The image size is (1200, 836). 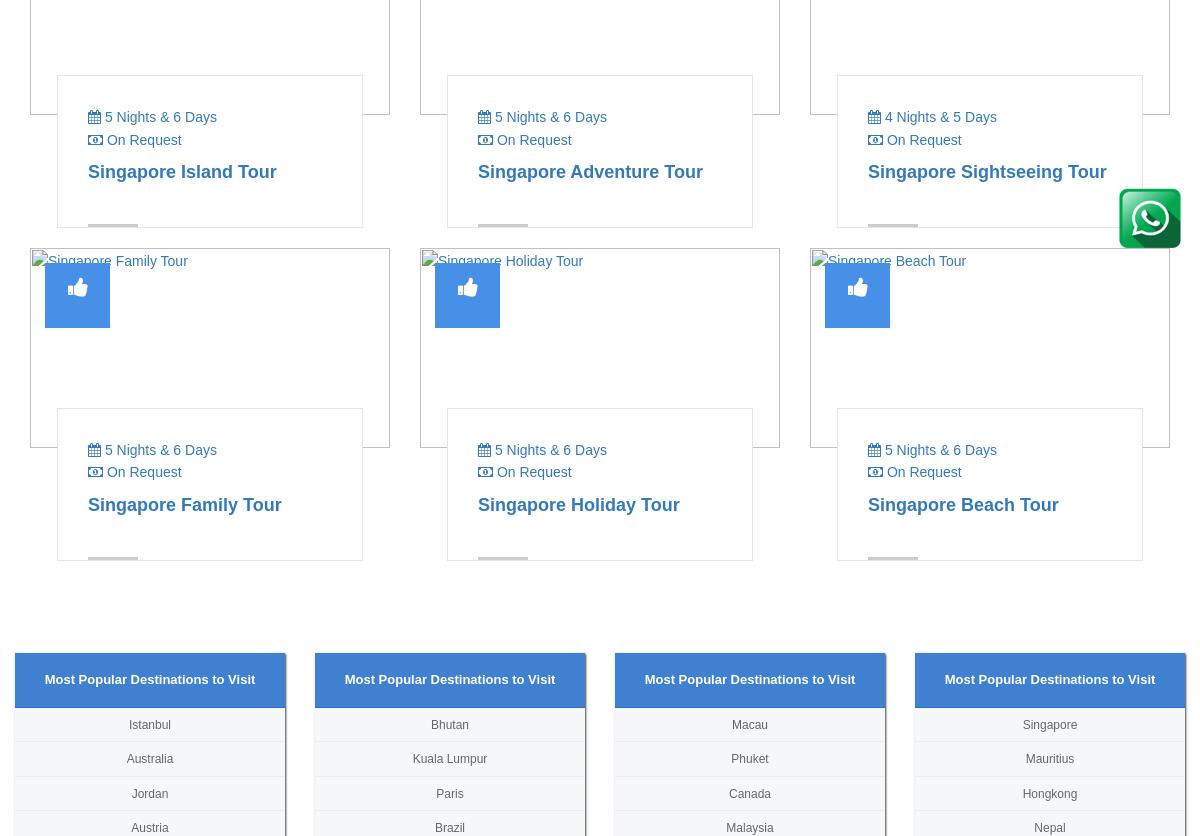 I want to click on 'Istanbul', so click(x=149, y=724).